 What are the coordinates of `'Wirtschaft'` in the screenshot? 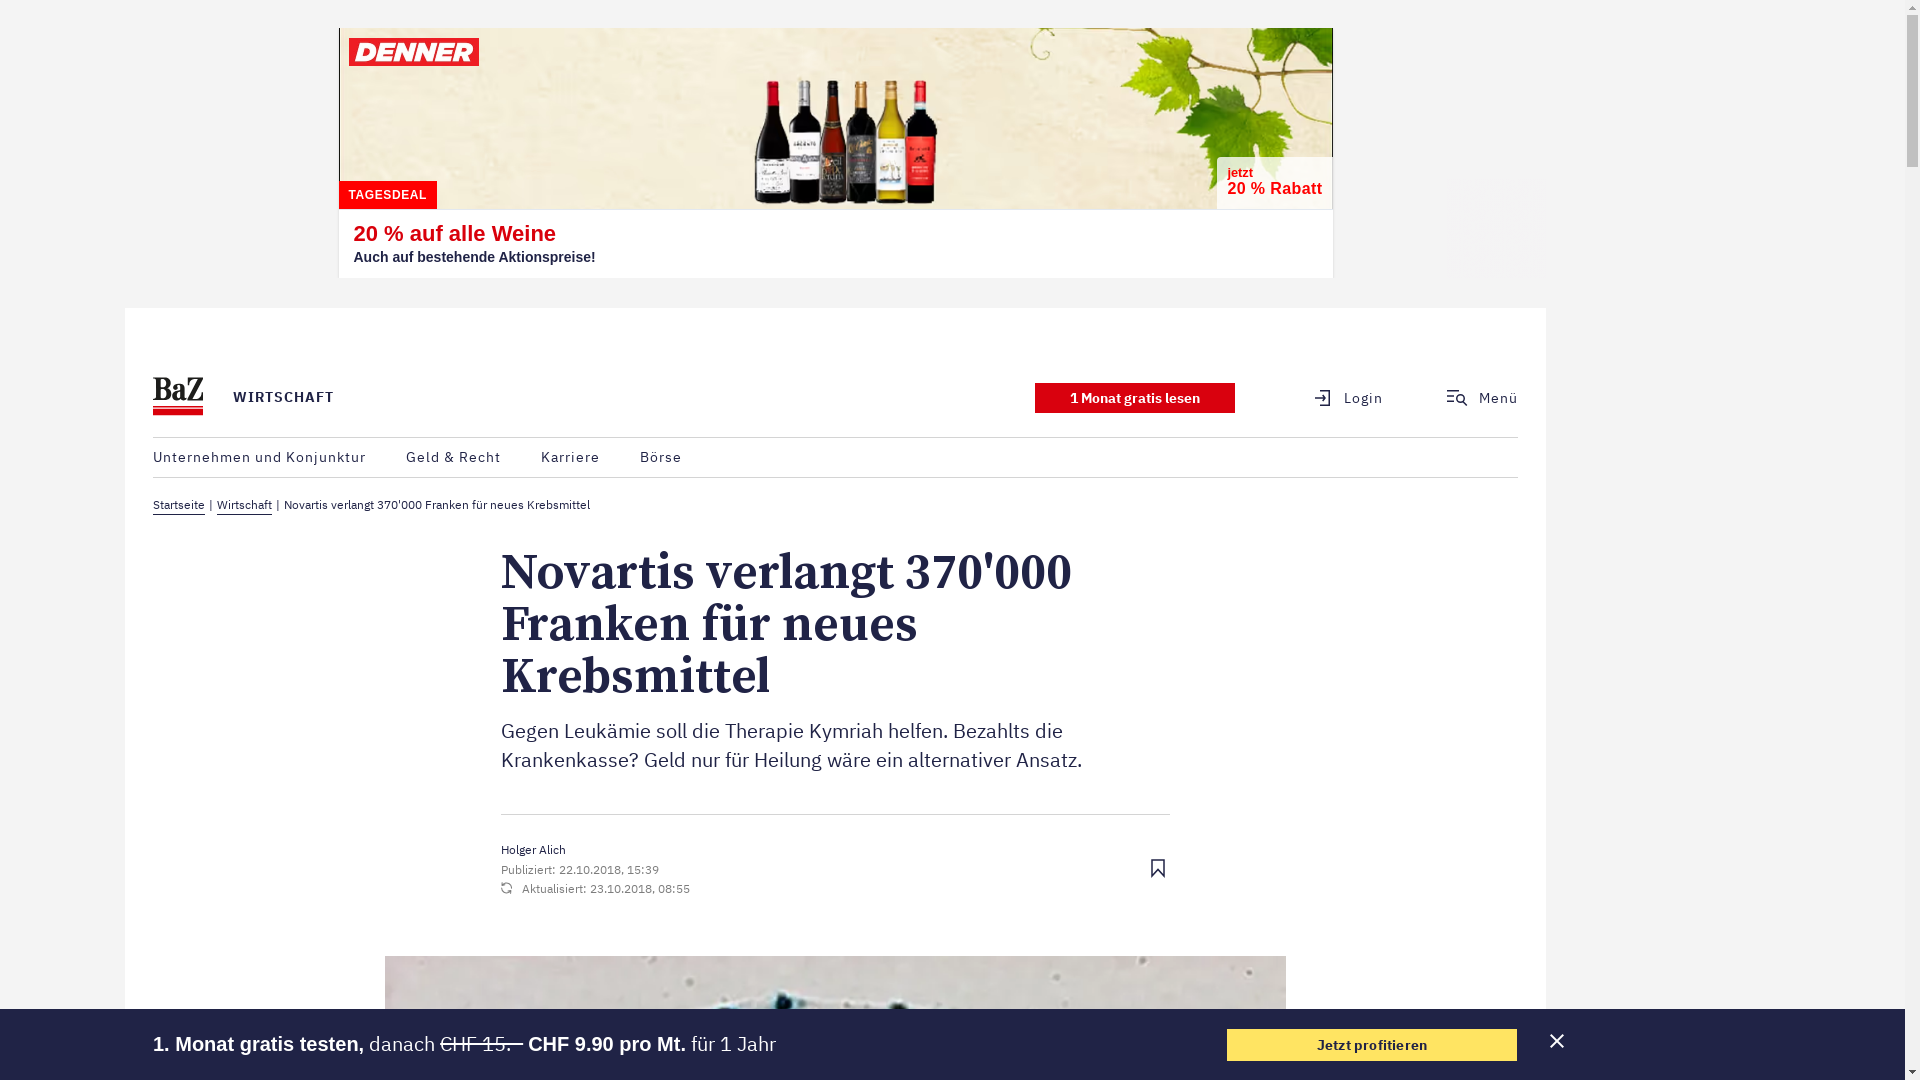 It's located at (243, 504).